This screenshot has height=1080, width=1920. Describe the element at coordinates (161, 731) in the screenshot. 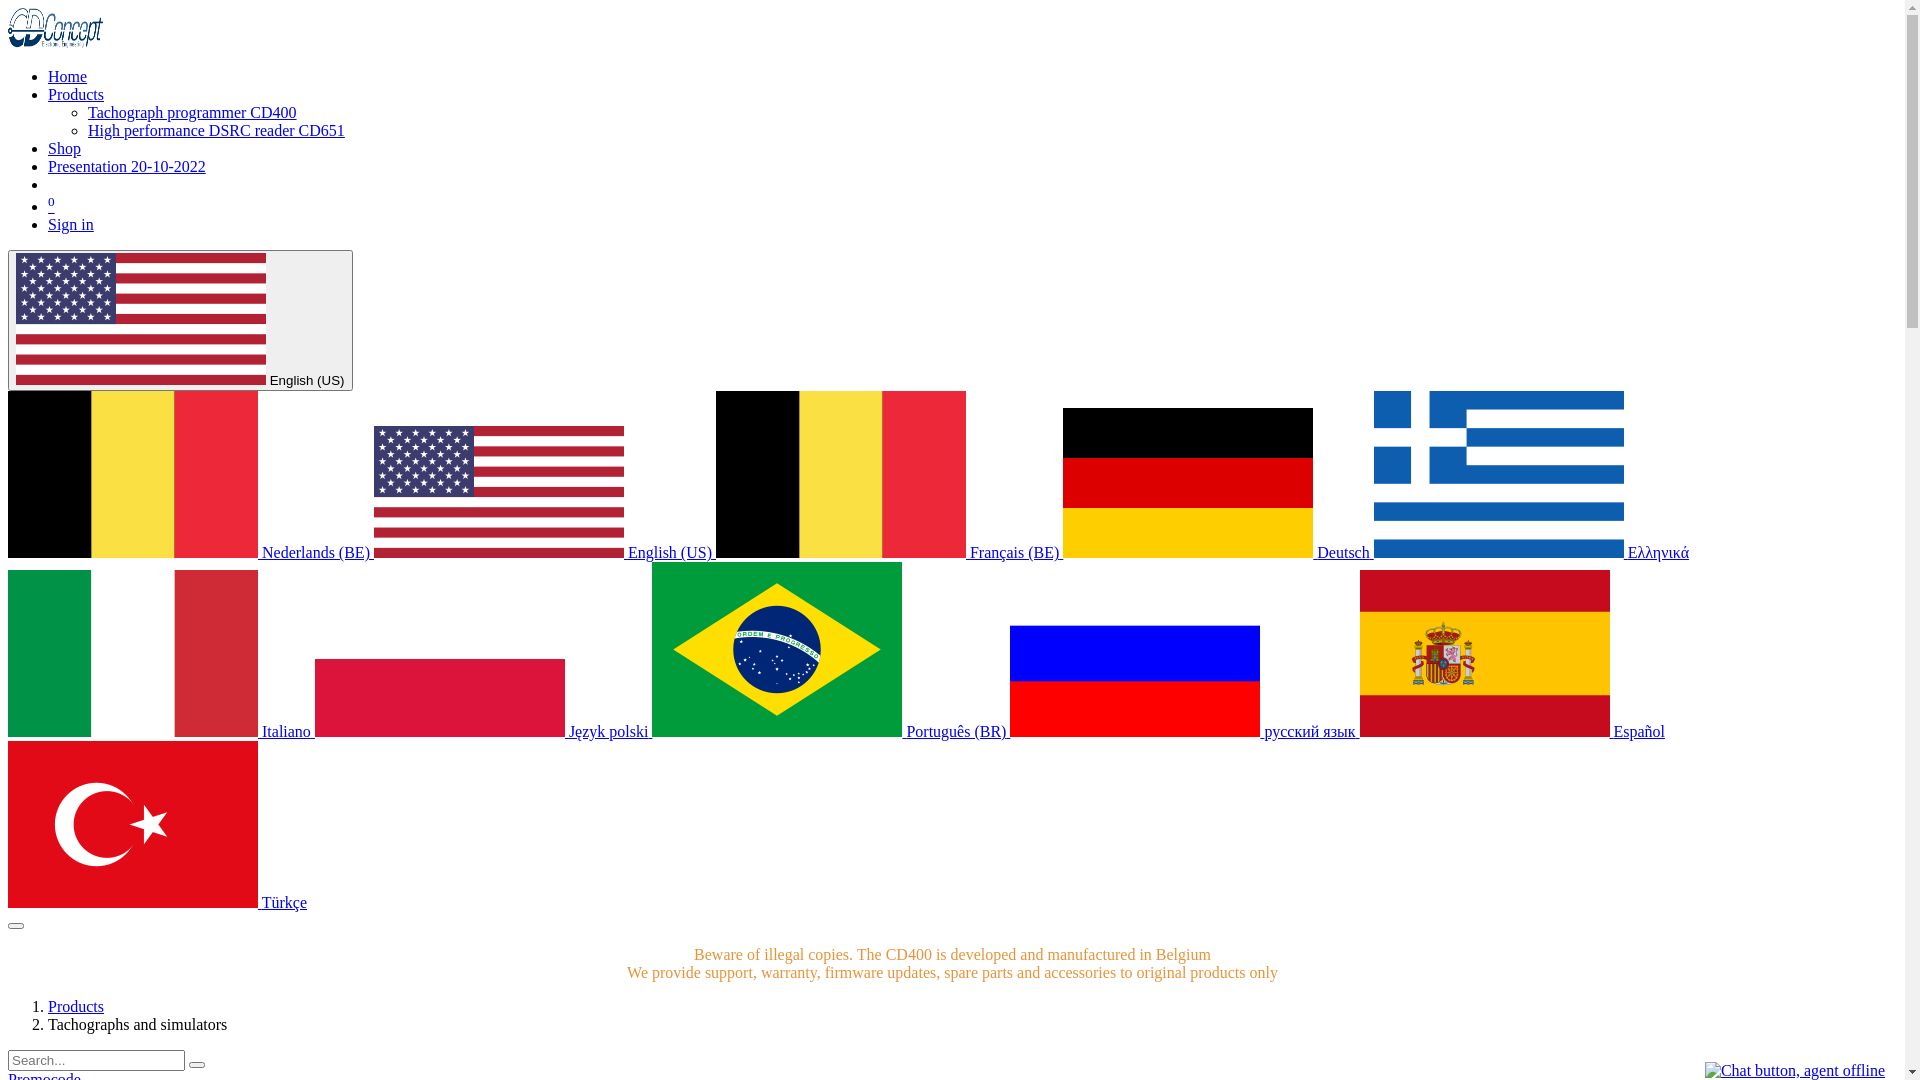

I see `'Italiano'` at that location.